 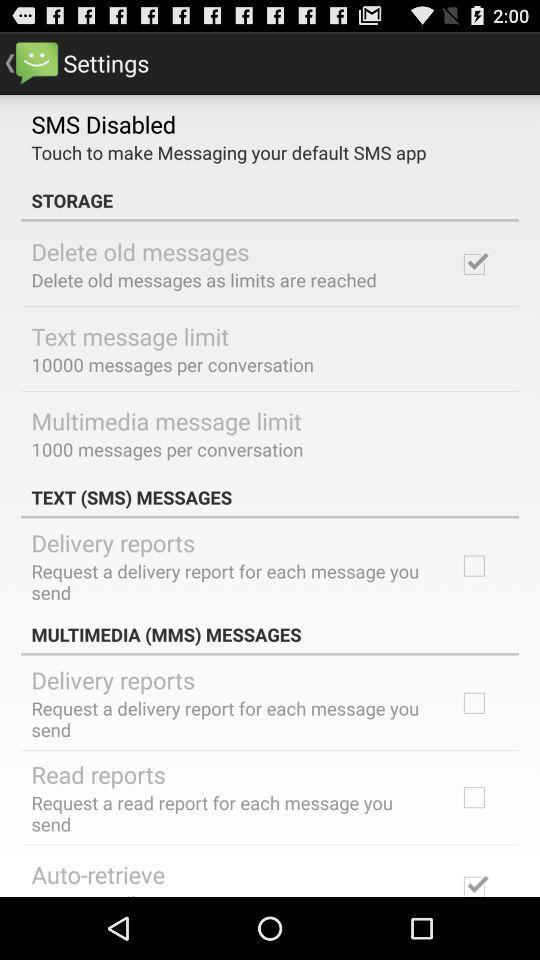 I want to click on the item below auto-retrieve item, so click(x=164, y=892).